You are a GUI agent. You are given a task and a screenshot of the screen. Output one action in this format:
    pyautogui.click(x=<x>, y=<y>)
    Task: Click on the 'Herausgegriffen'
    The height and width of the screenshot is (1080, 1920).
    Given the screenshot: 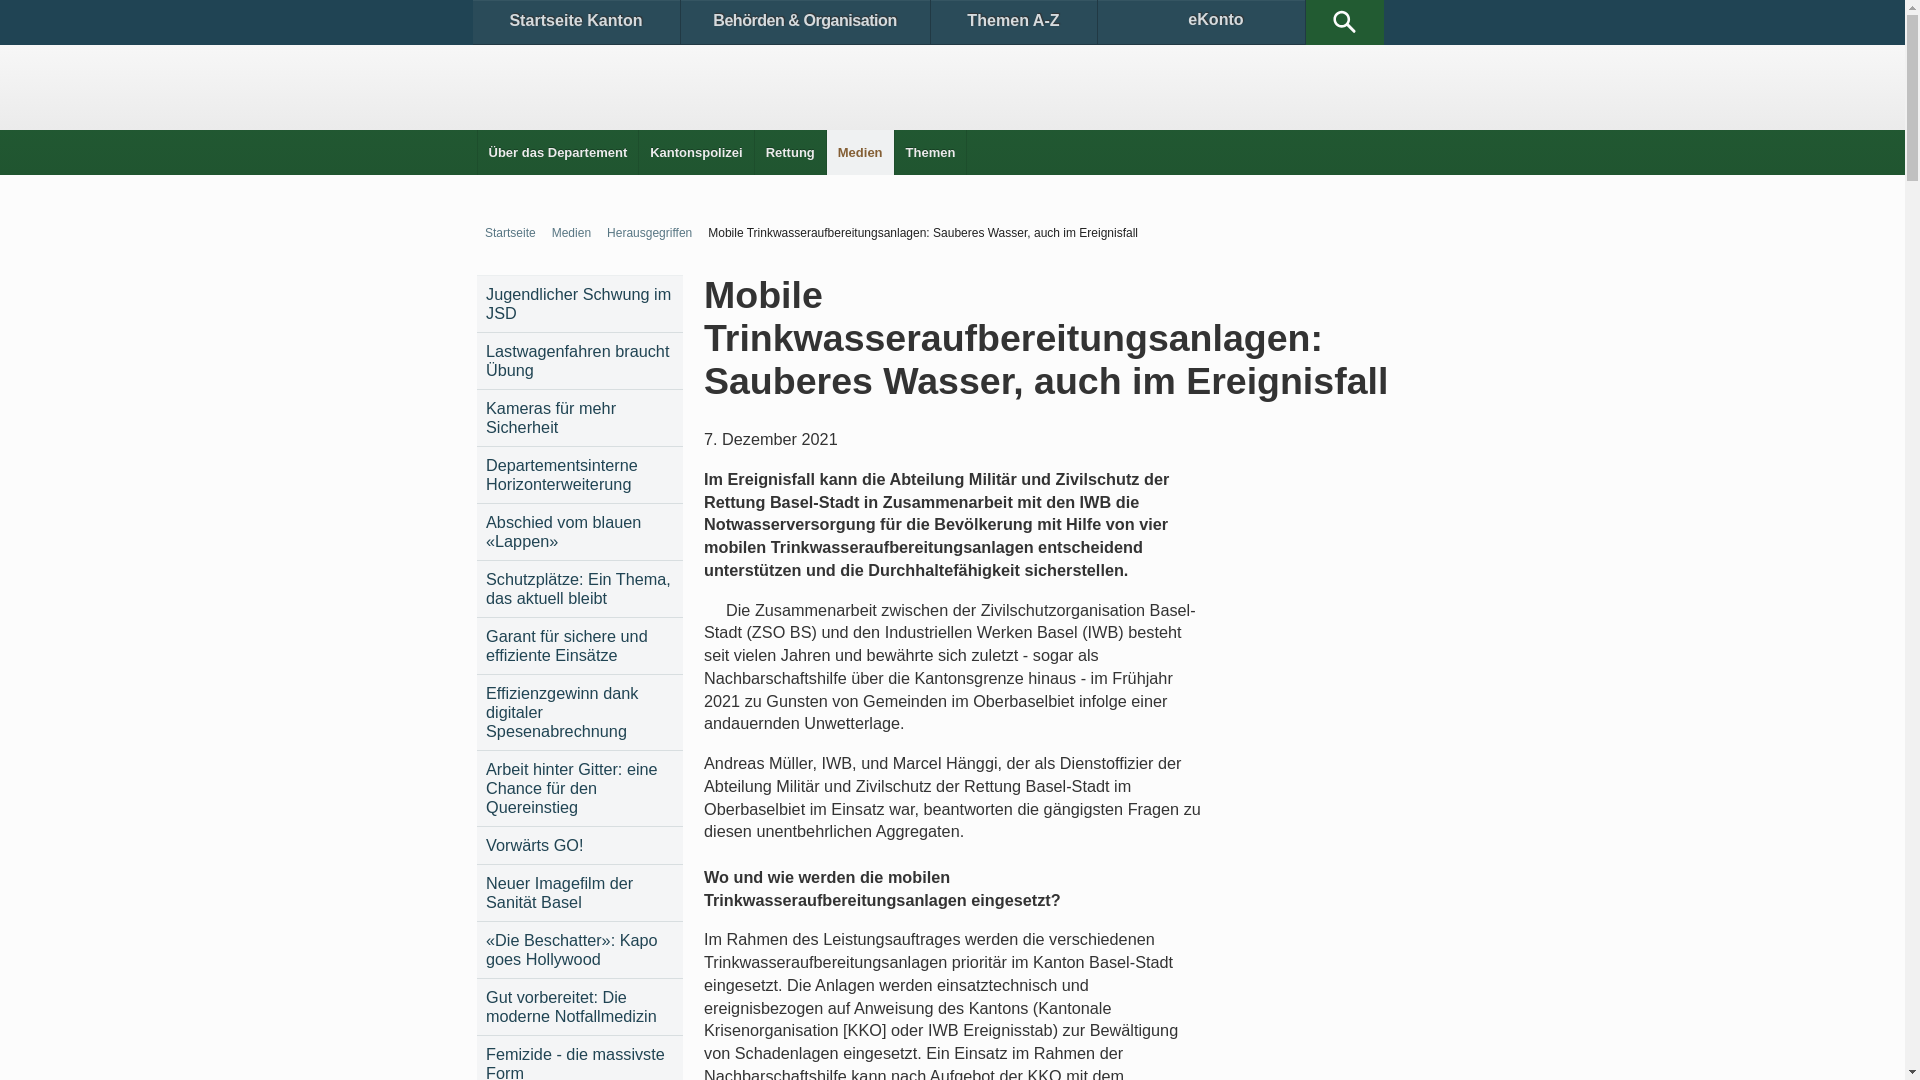 What is the action you would take?
    pyautogui.click(x=645, y=231)
    